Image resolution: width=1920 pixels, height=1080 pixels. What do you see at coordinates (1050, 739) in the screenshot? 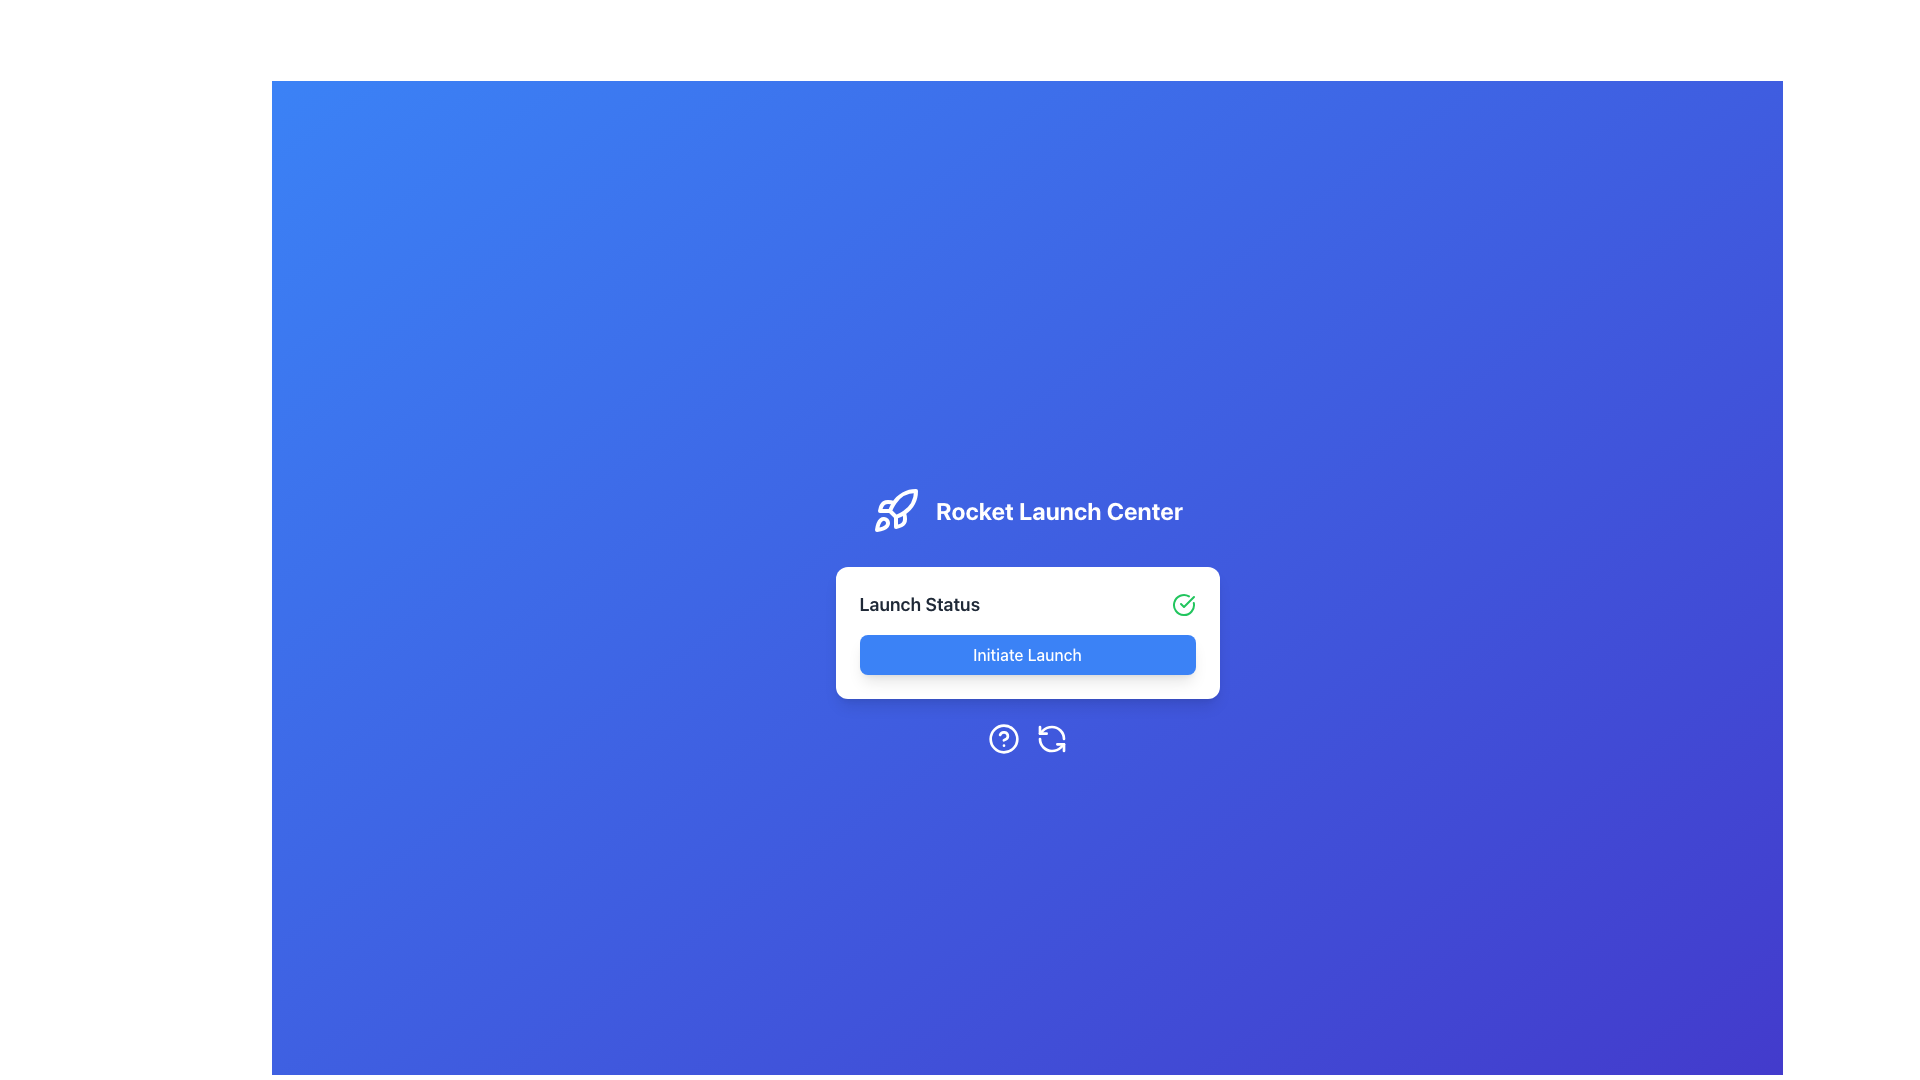
I see `the refresh icon button located to the right of the help icon, below the 'Launch Status' section` at bounding box center [1050, 739].